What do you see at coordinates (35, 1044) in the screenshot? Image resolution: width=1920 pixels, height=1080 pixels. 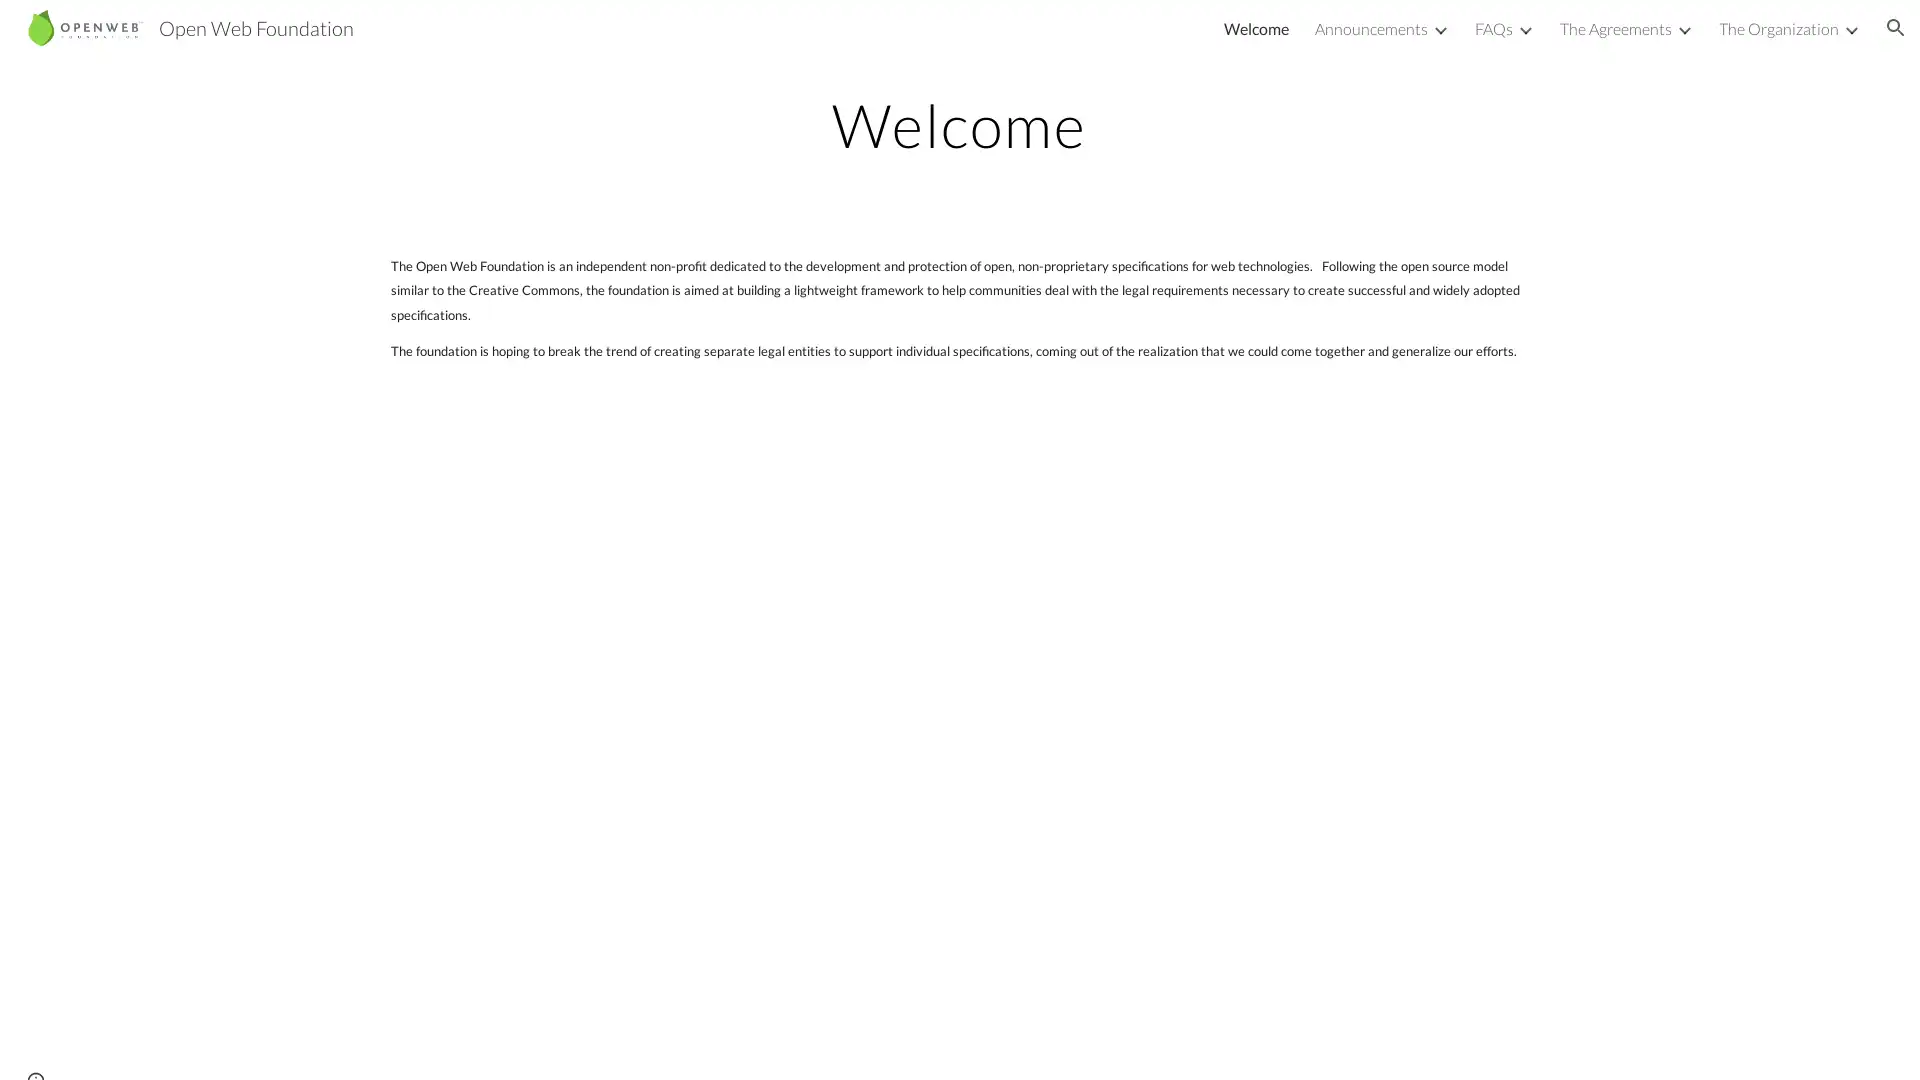 I see `Site actions` at bounding box center [35, 1044].